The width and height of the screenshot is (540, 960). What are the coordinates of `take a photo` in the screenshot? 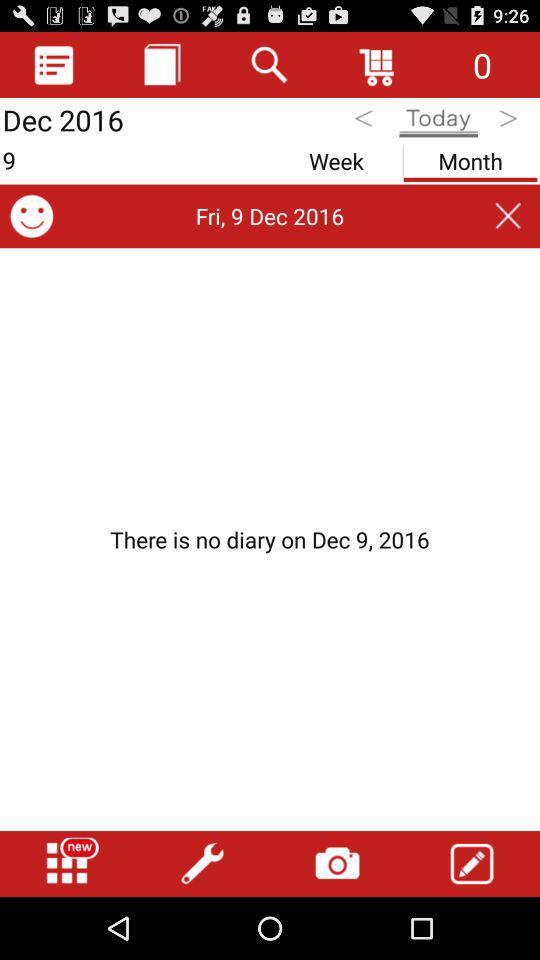 It's located at (337, 863).